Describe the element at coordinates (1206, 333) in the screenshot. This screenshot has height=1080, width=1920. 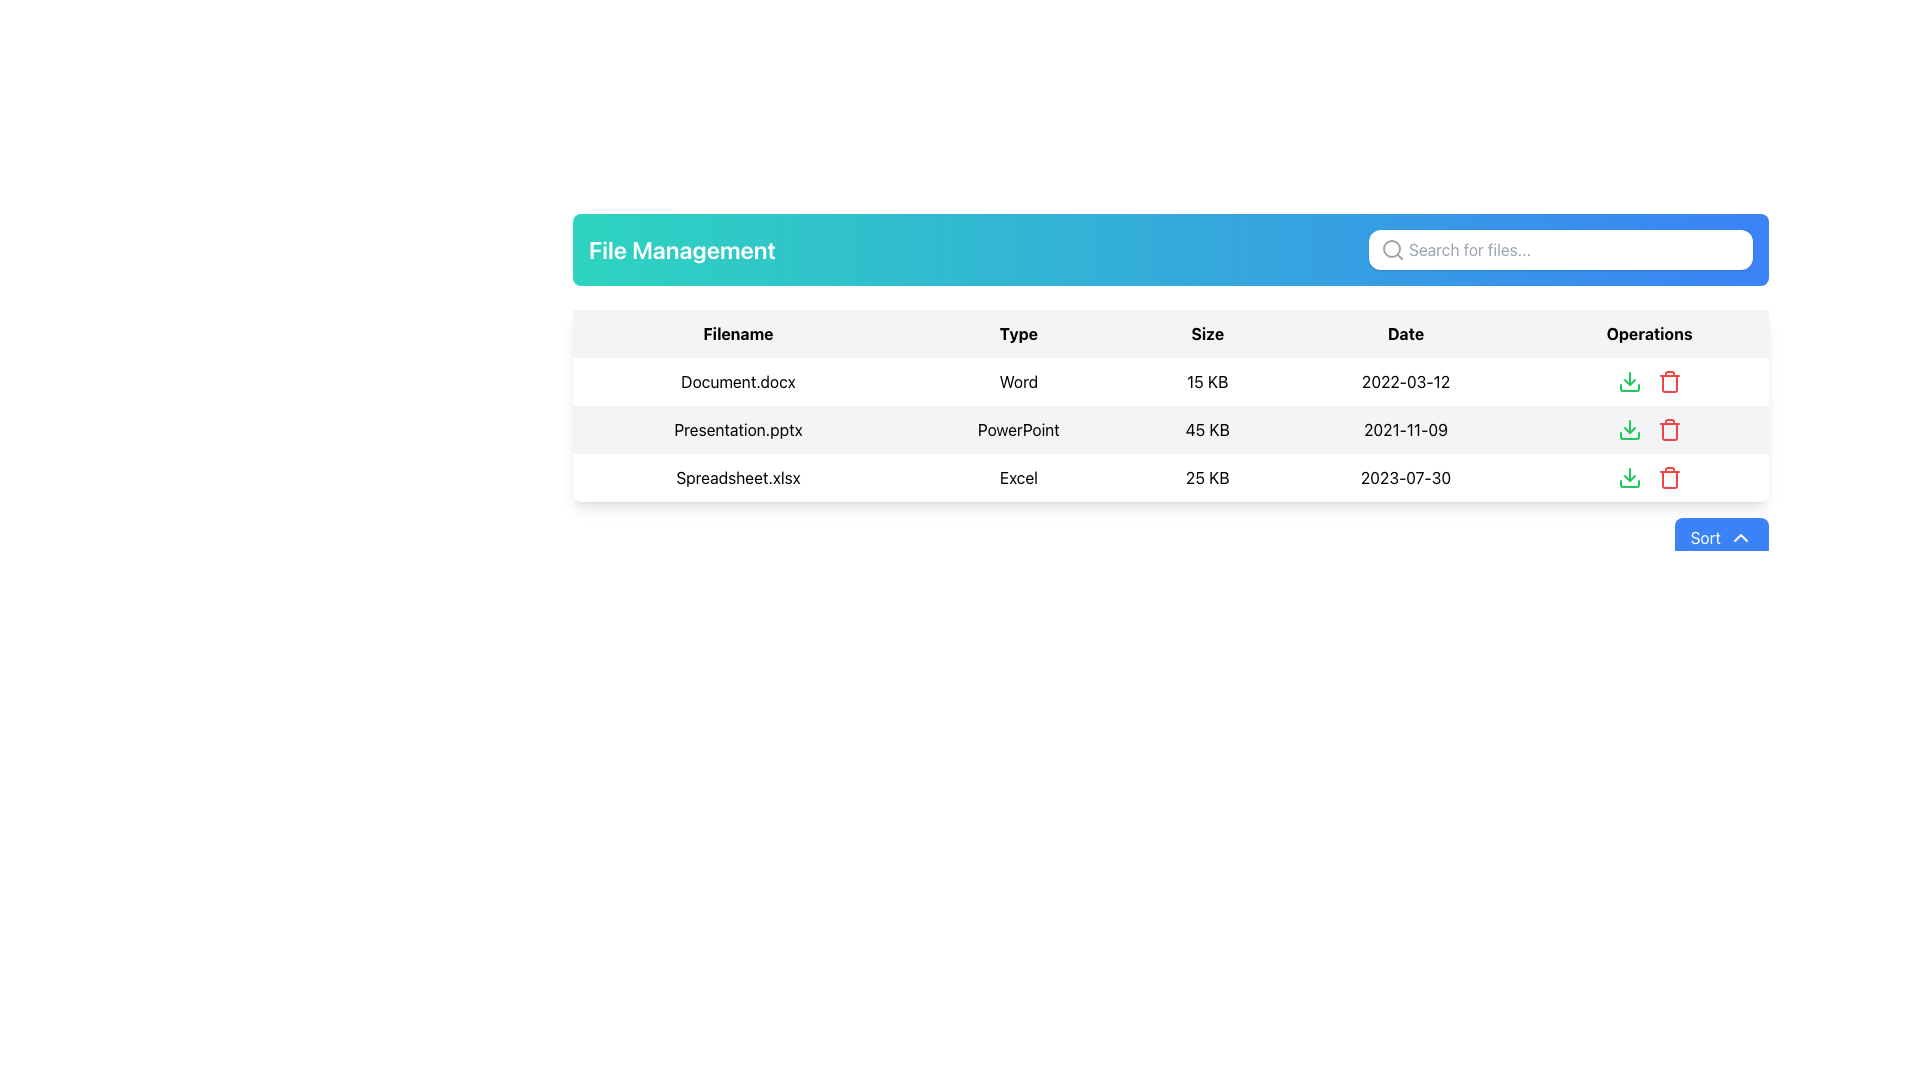
I see `the 'Size' column header in the table, which is the third header located between 'Type' and 'Date'` at that location.